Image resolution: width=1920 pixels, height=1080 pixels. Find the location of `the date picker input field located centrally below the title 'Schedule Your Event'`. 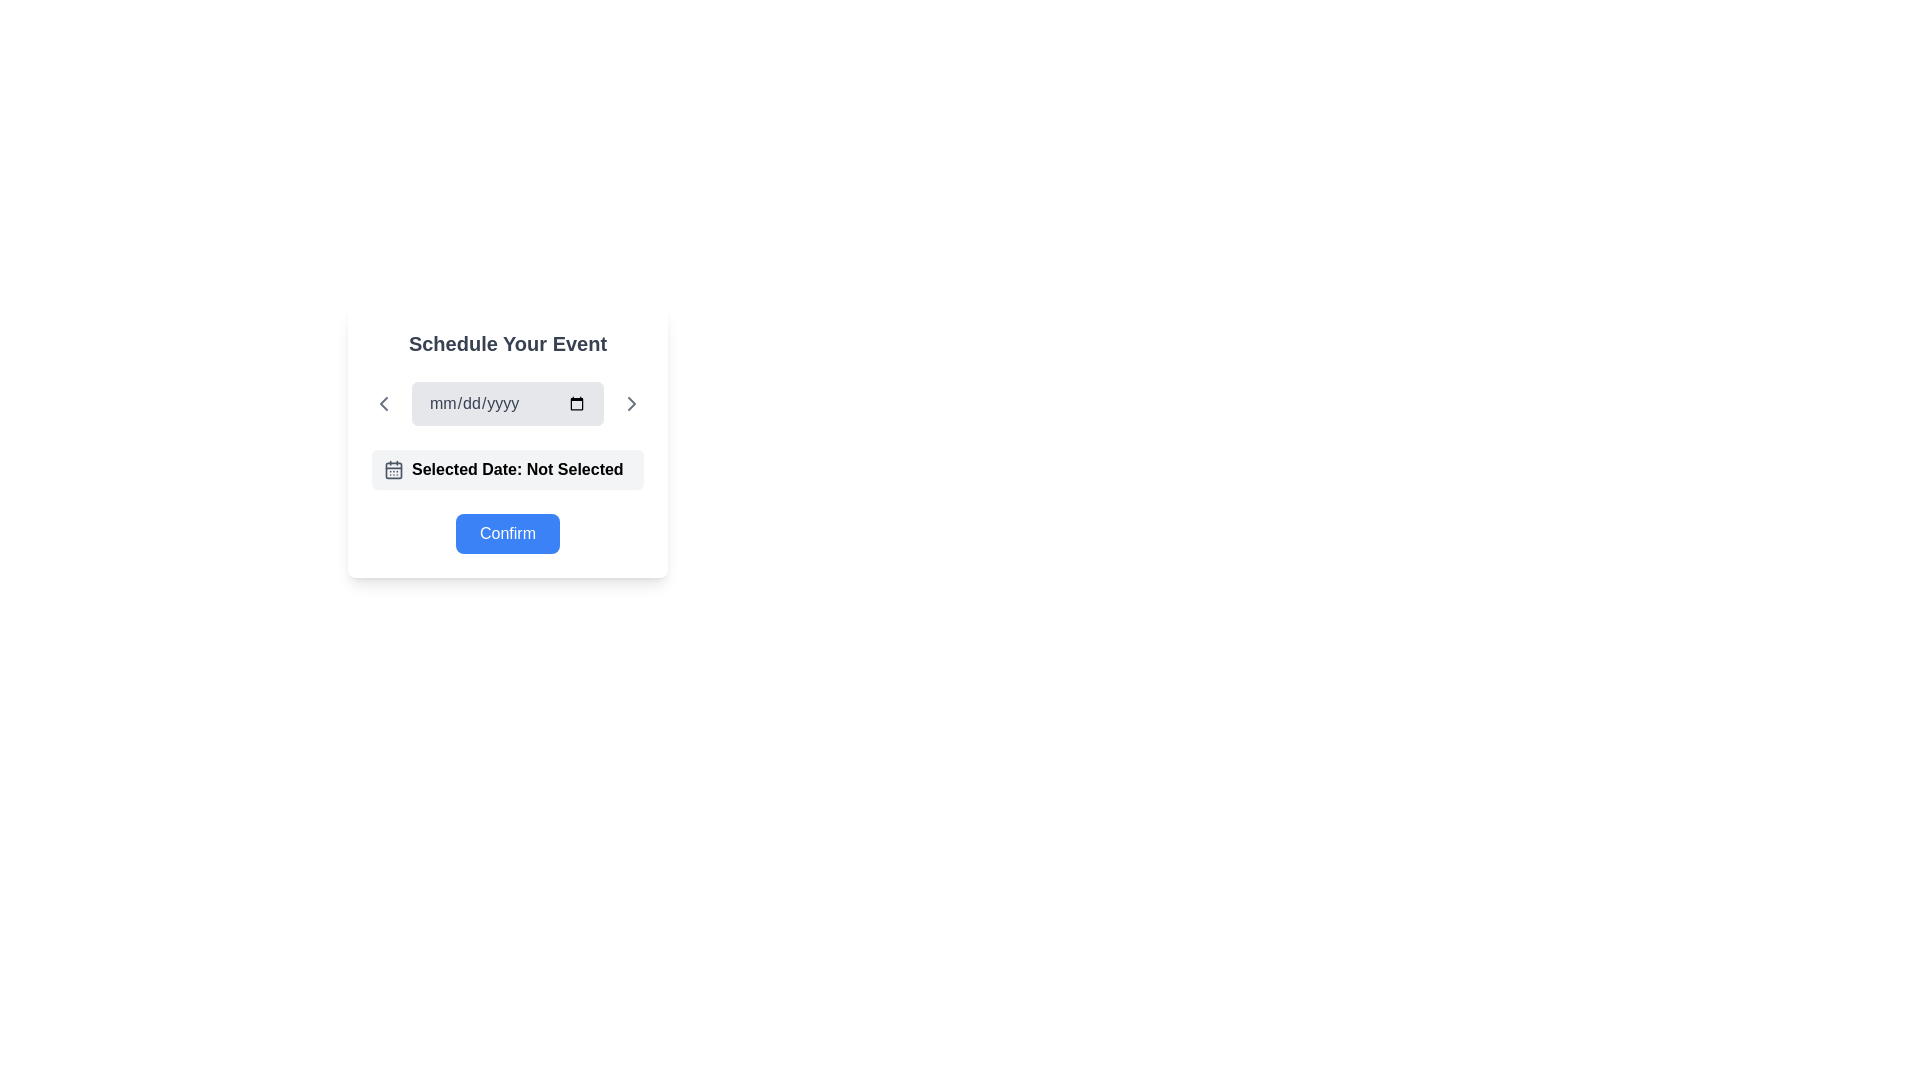

the date picker input field located centrally below the title 'Schedule Your Event' is located at coordinates (508, 404).